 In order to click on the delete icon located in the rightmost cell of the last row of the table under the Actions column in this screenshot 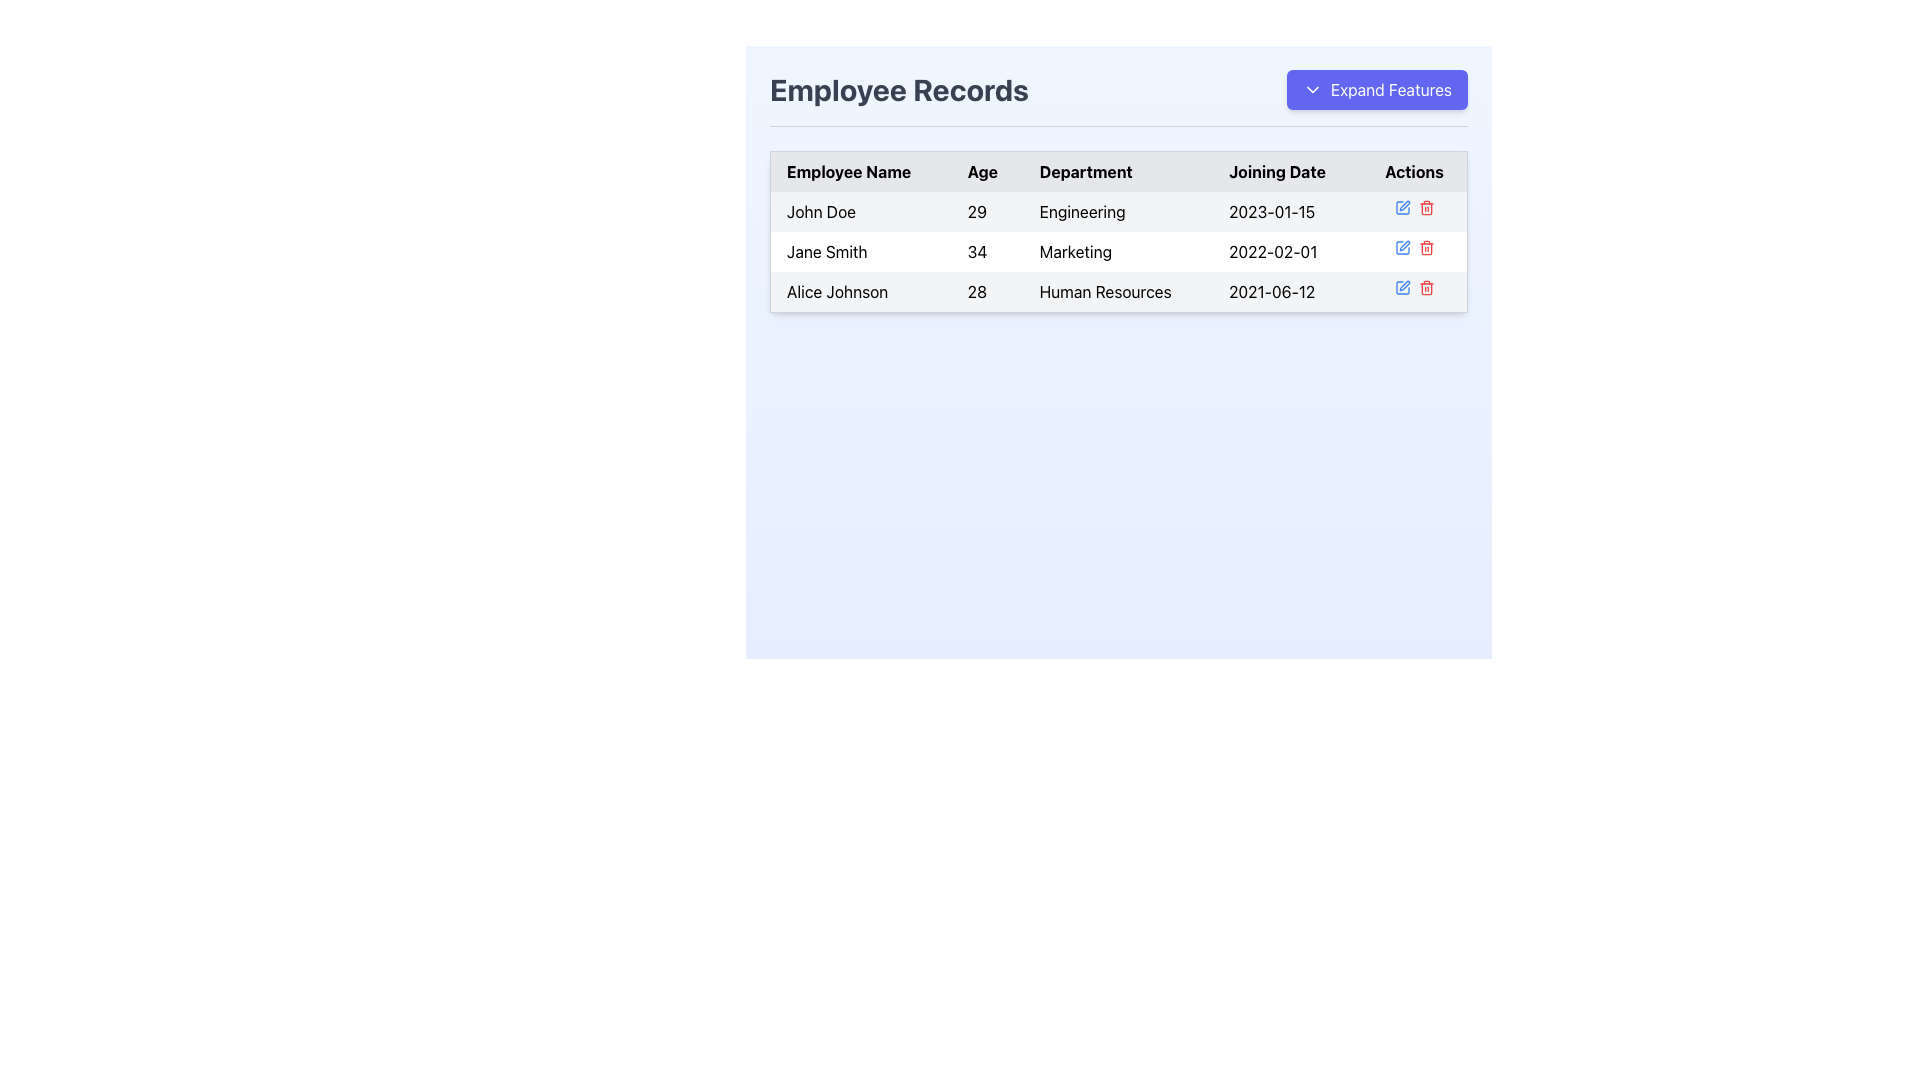, I will do `click(1425, 209)`.